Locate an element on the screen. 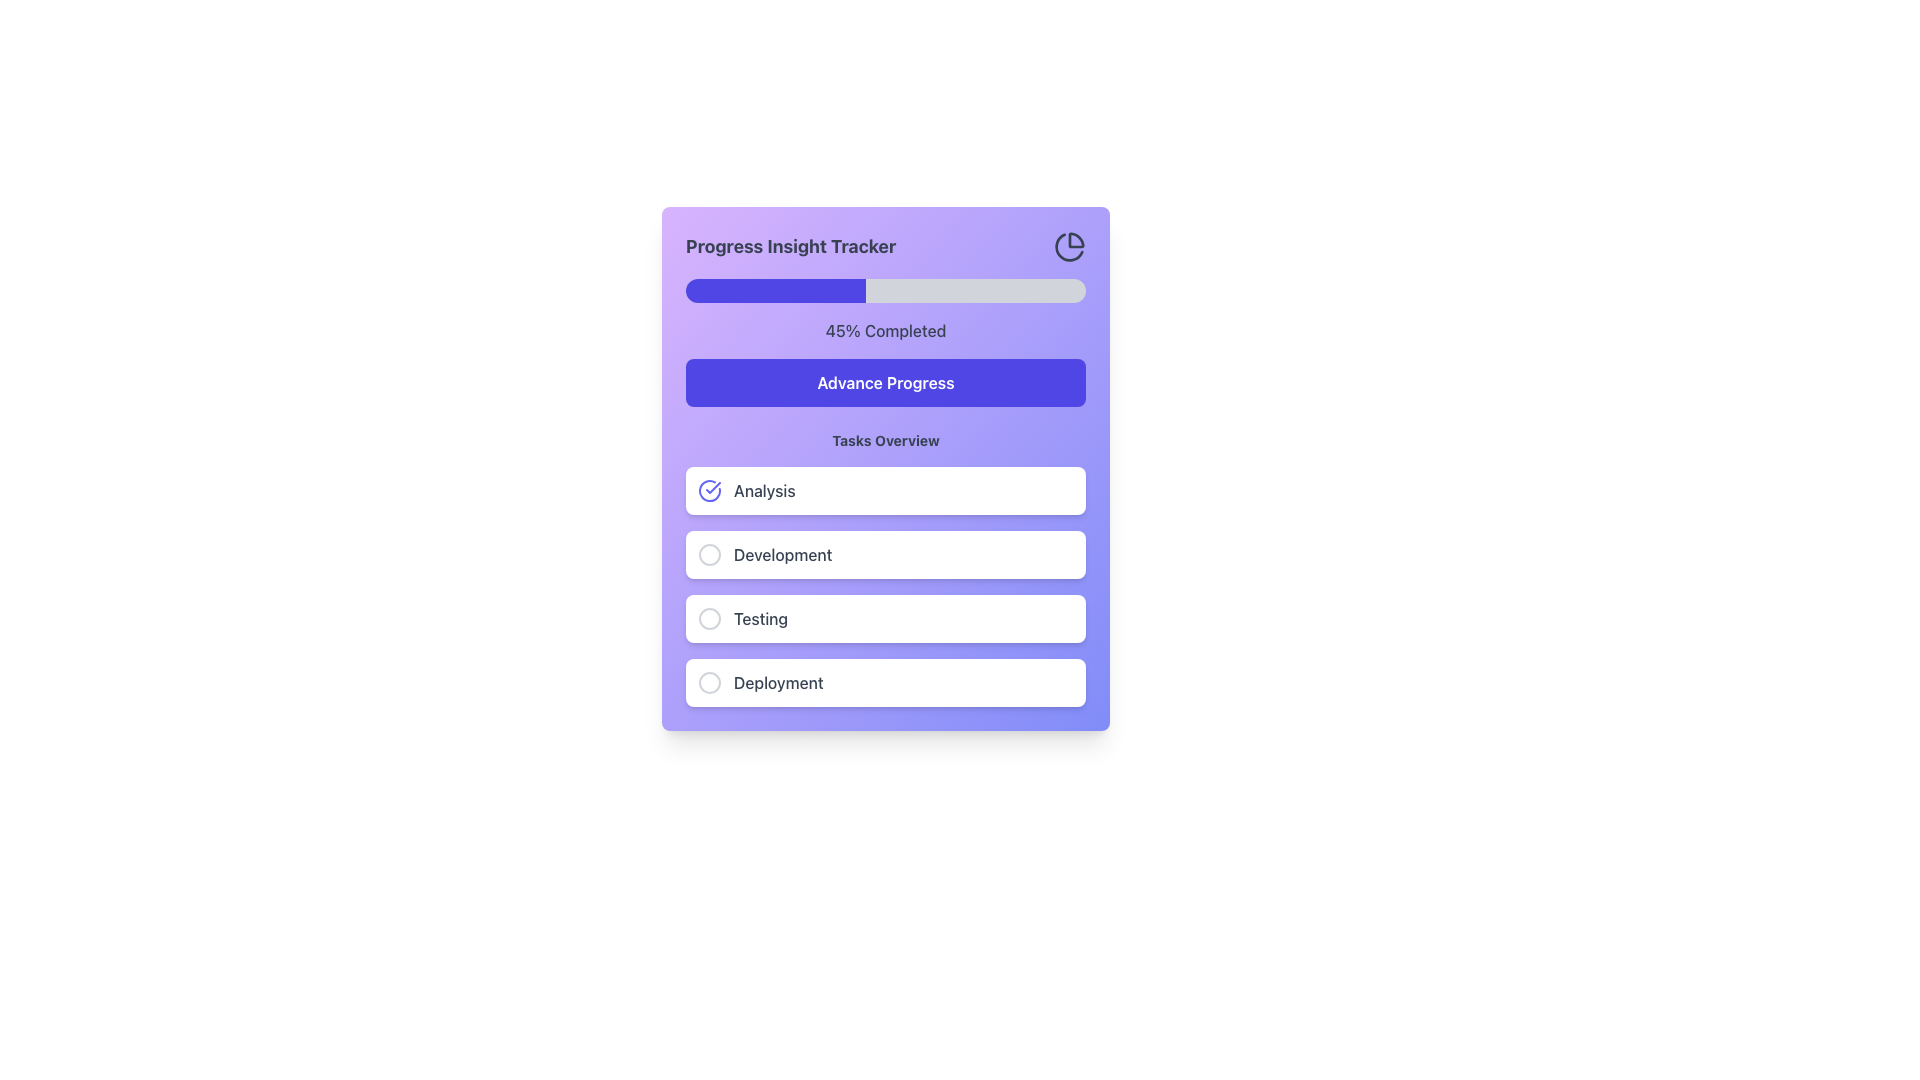  the second list item in a vertical list that represents 'Development' is located at coordinates (885, 555).